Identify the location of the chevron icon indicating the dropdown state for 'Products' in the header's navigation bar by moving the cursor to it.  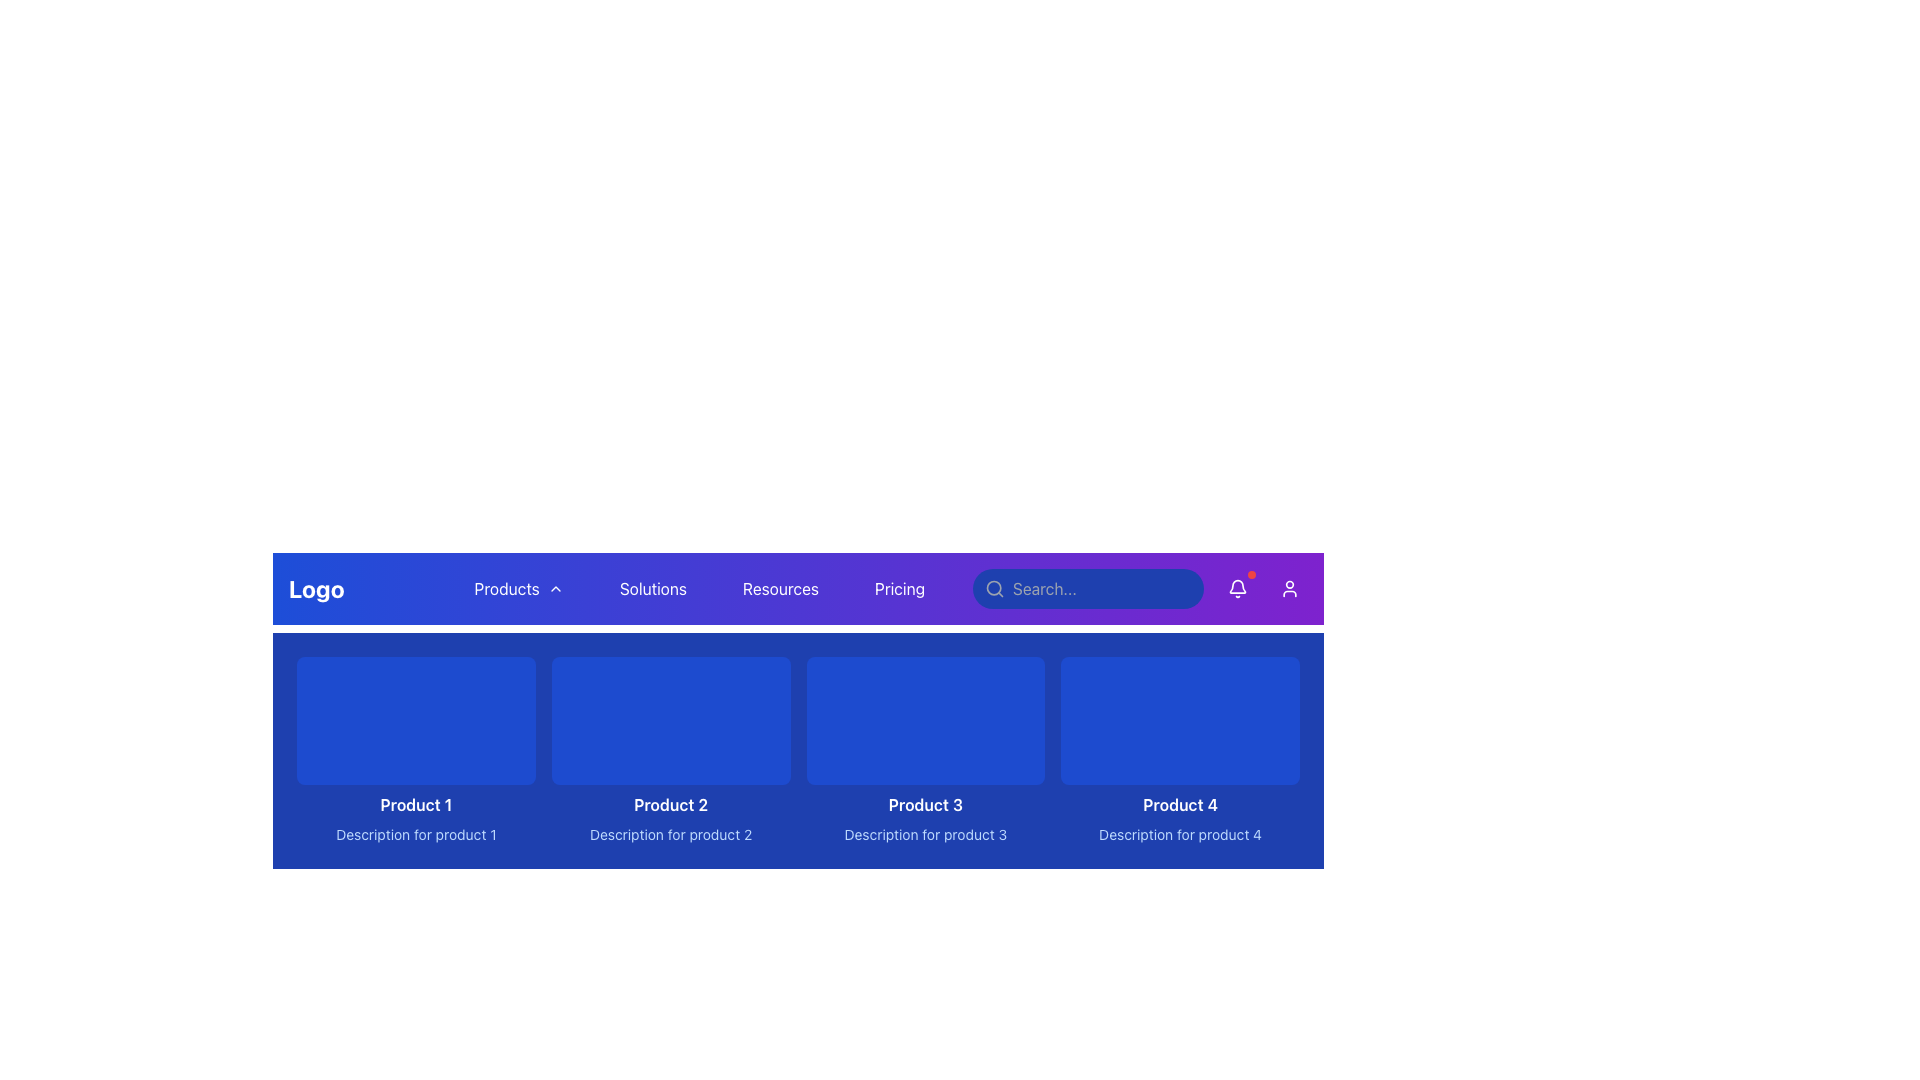
(555, 588).